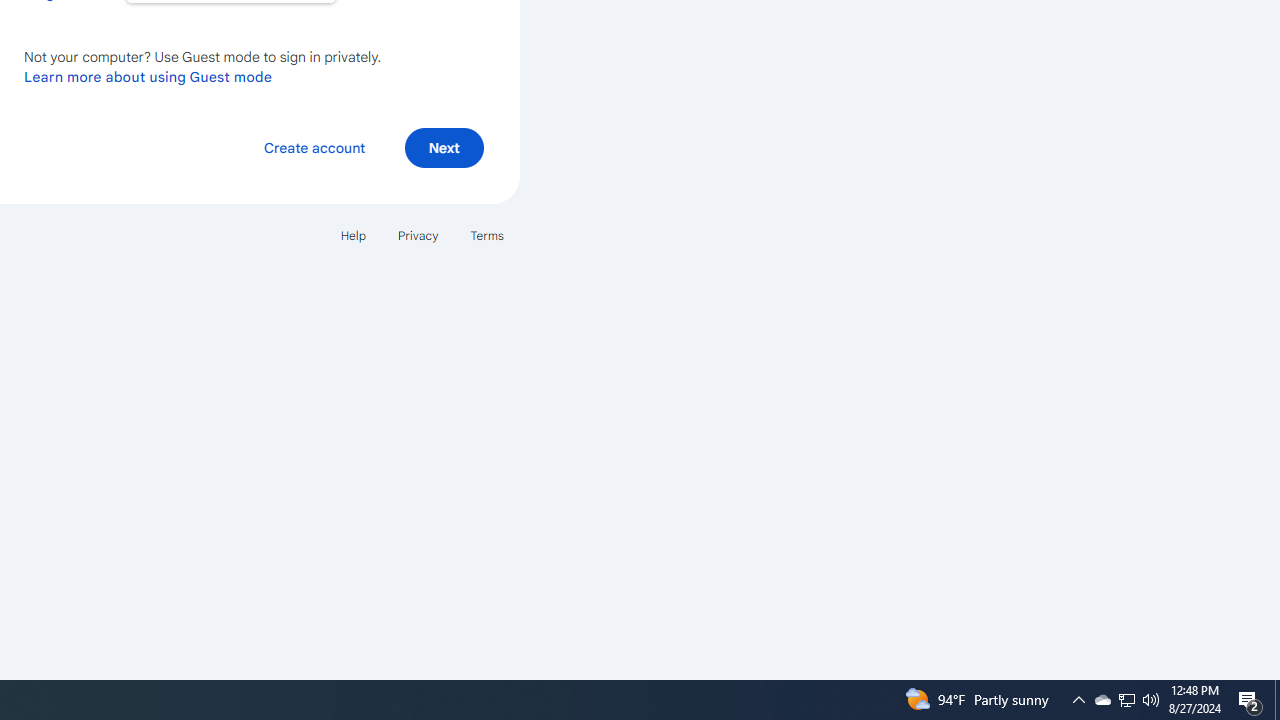 Image resolution: width=1280 pixels, height=720 pixels. I want to click on 'Next', so click(443, 146).